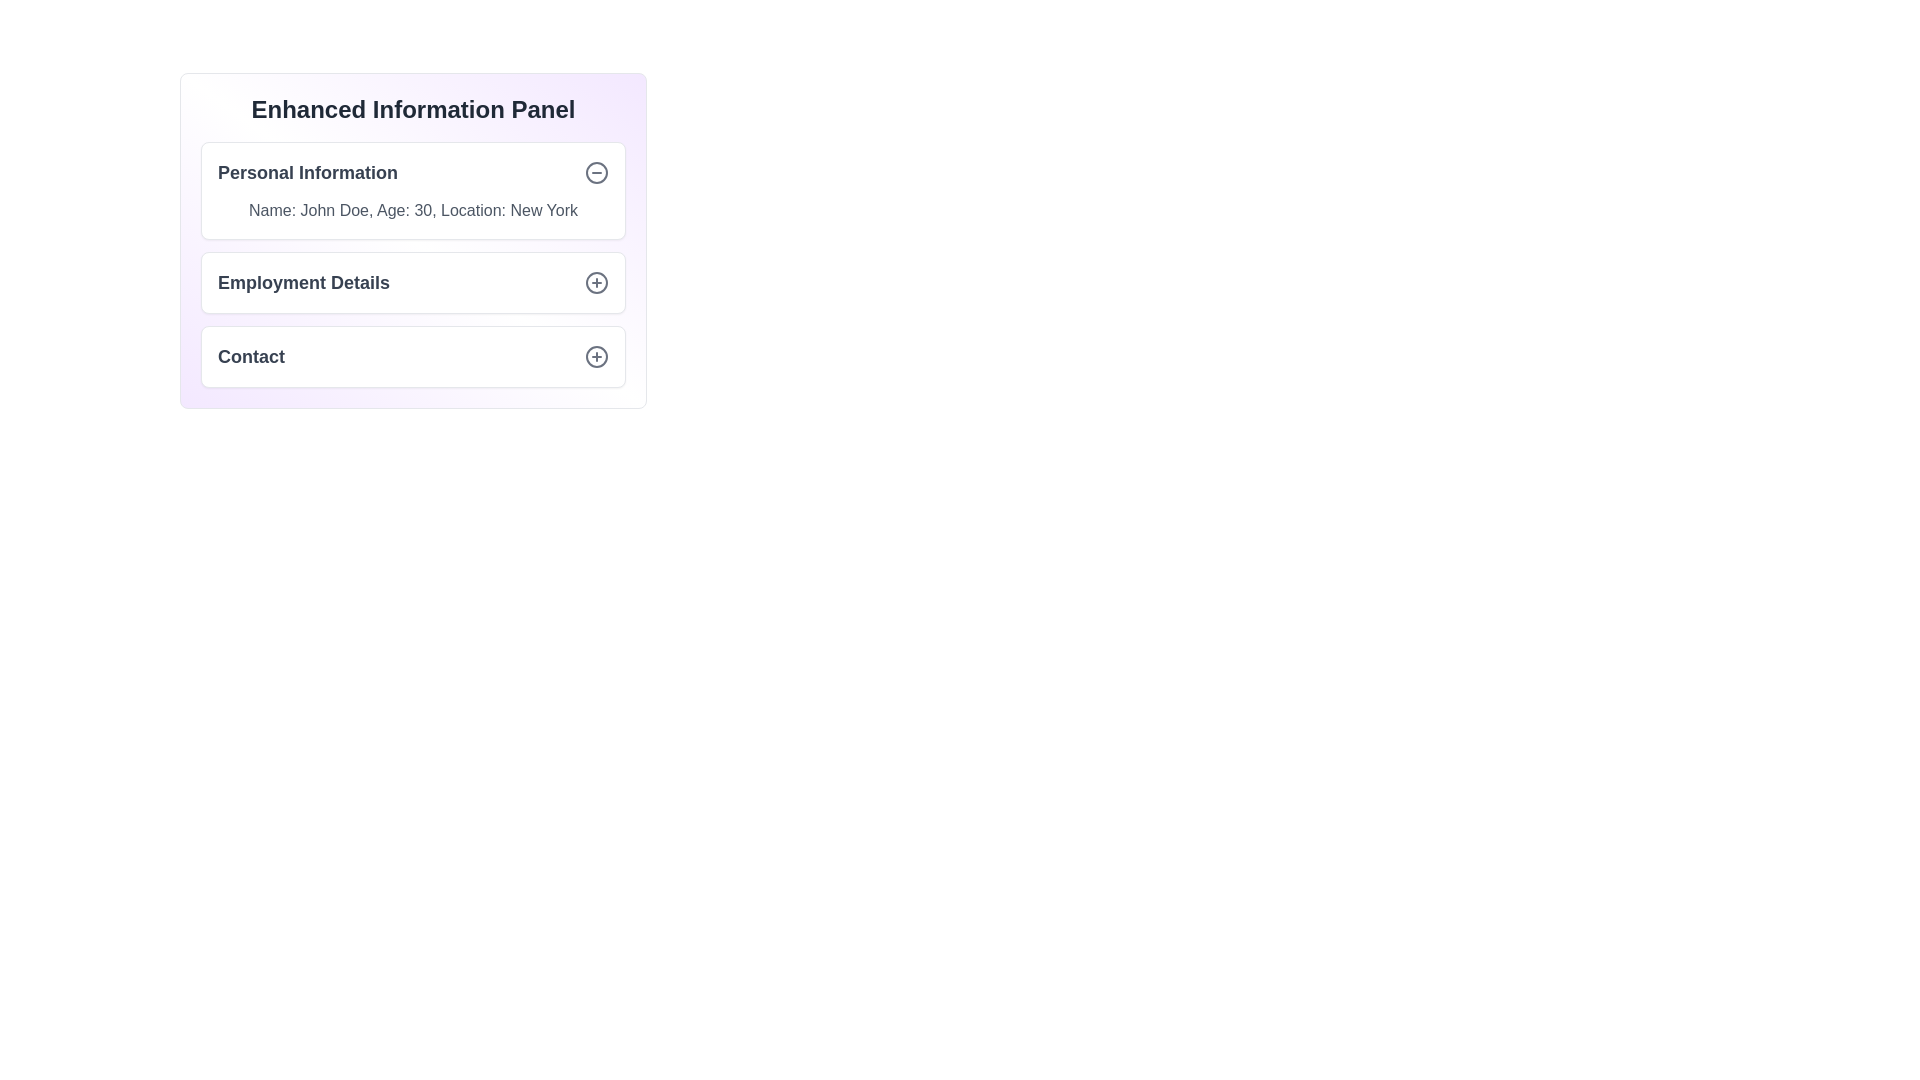  I want to click on the Icon button located to the far right of the 'Personal Information' header in the 'Enhanced Information Panel', so click(595, 172).